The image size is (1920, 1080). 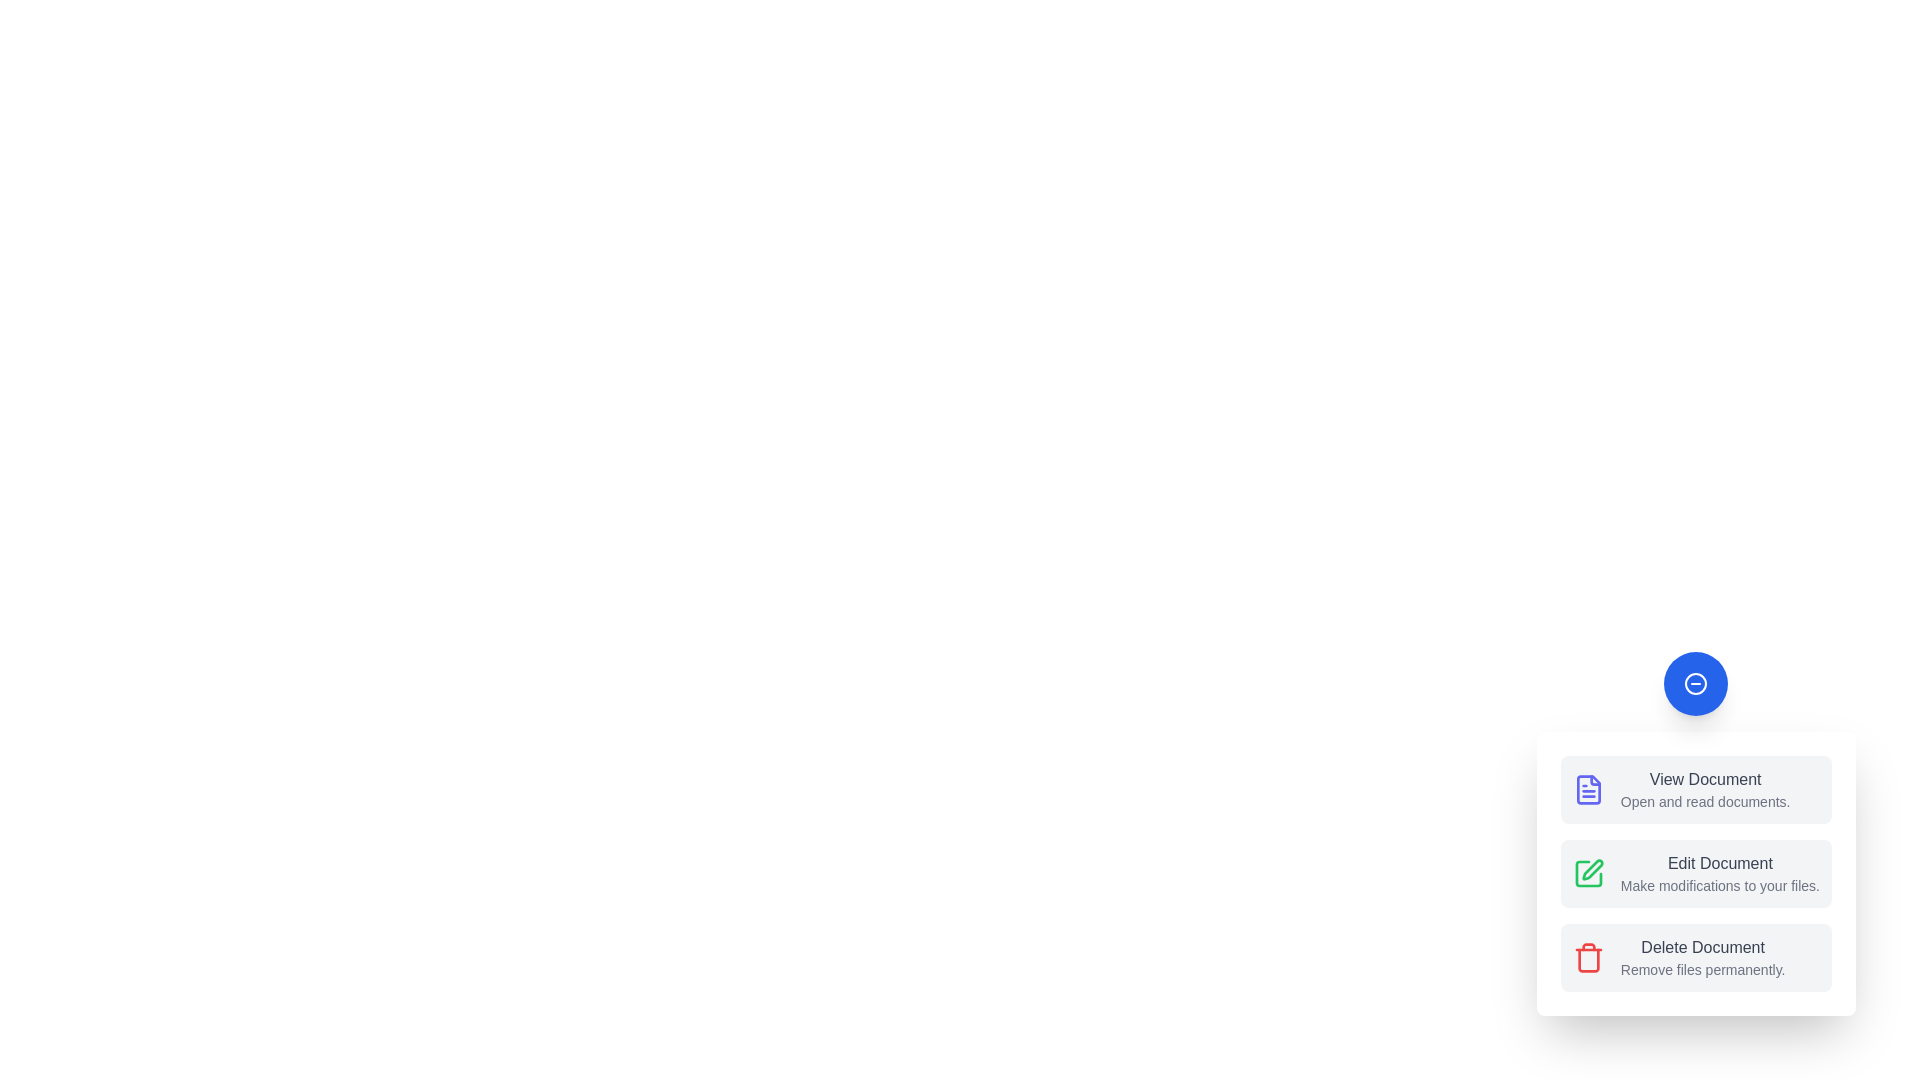 What do you see at coordinates (1695, 789) in the screenshot?
I see `the menu option View Document from the speed dial menu` at bounding box center [1695, 789].